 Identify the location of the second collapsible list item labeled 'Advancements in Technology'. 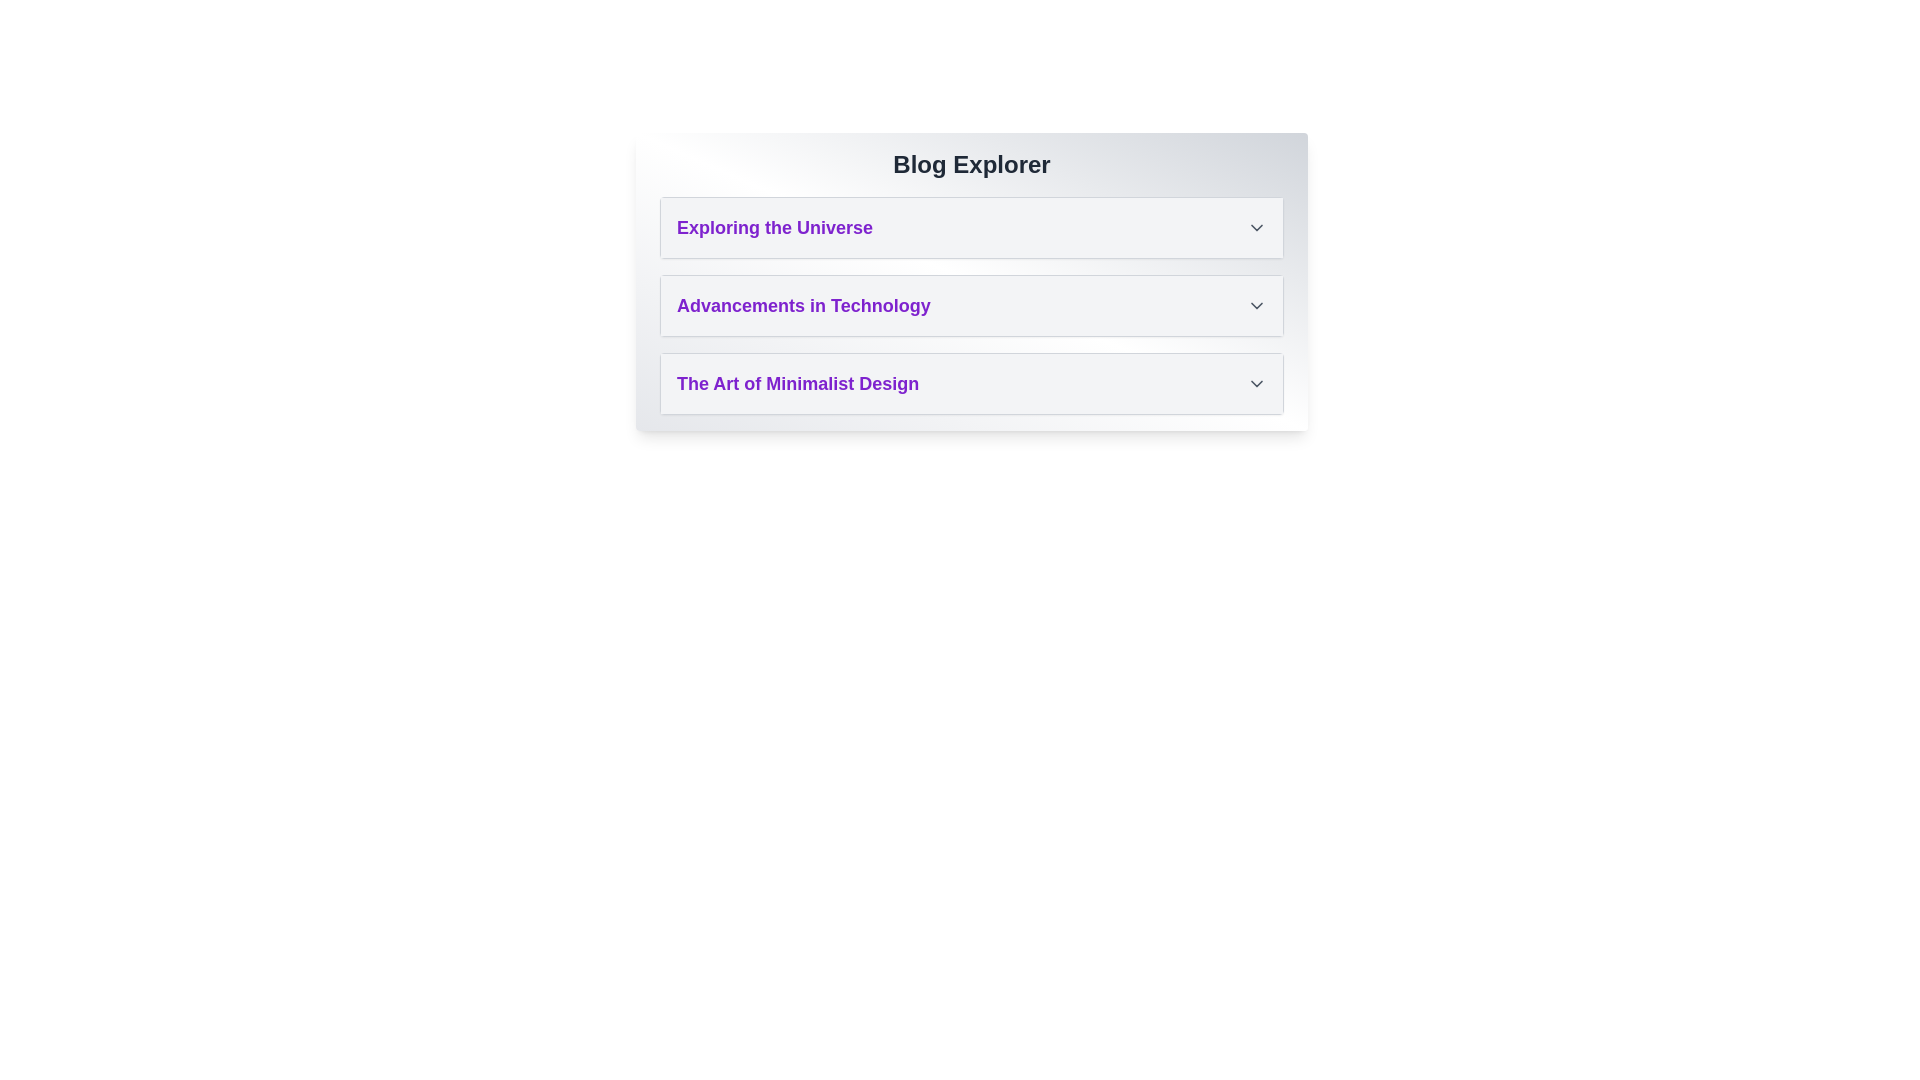
(971, 305).